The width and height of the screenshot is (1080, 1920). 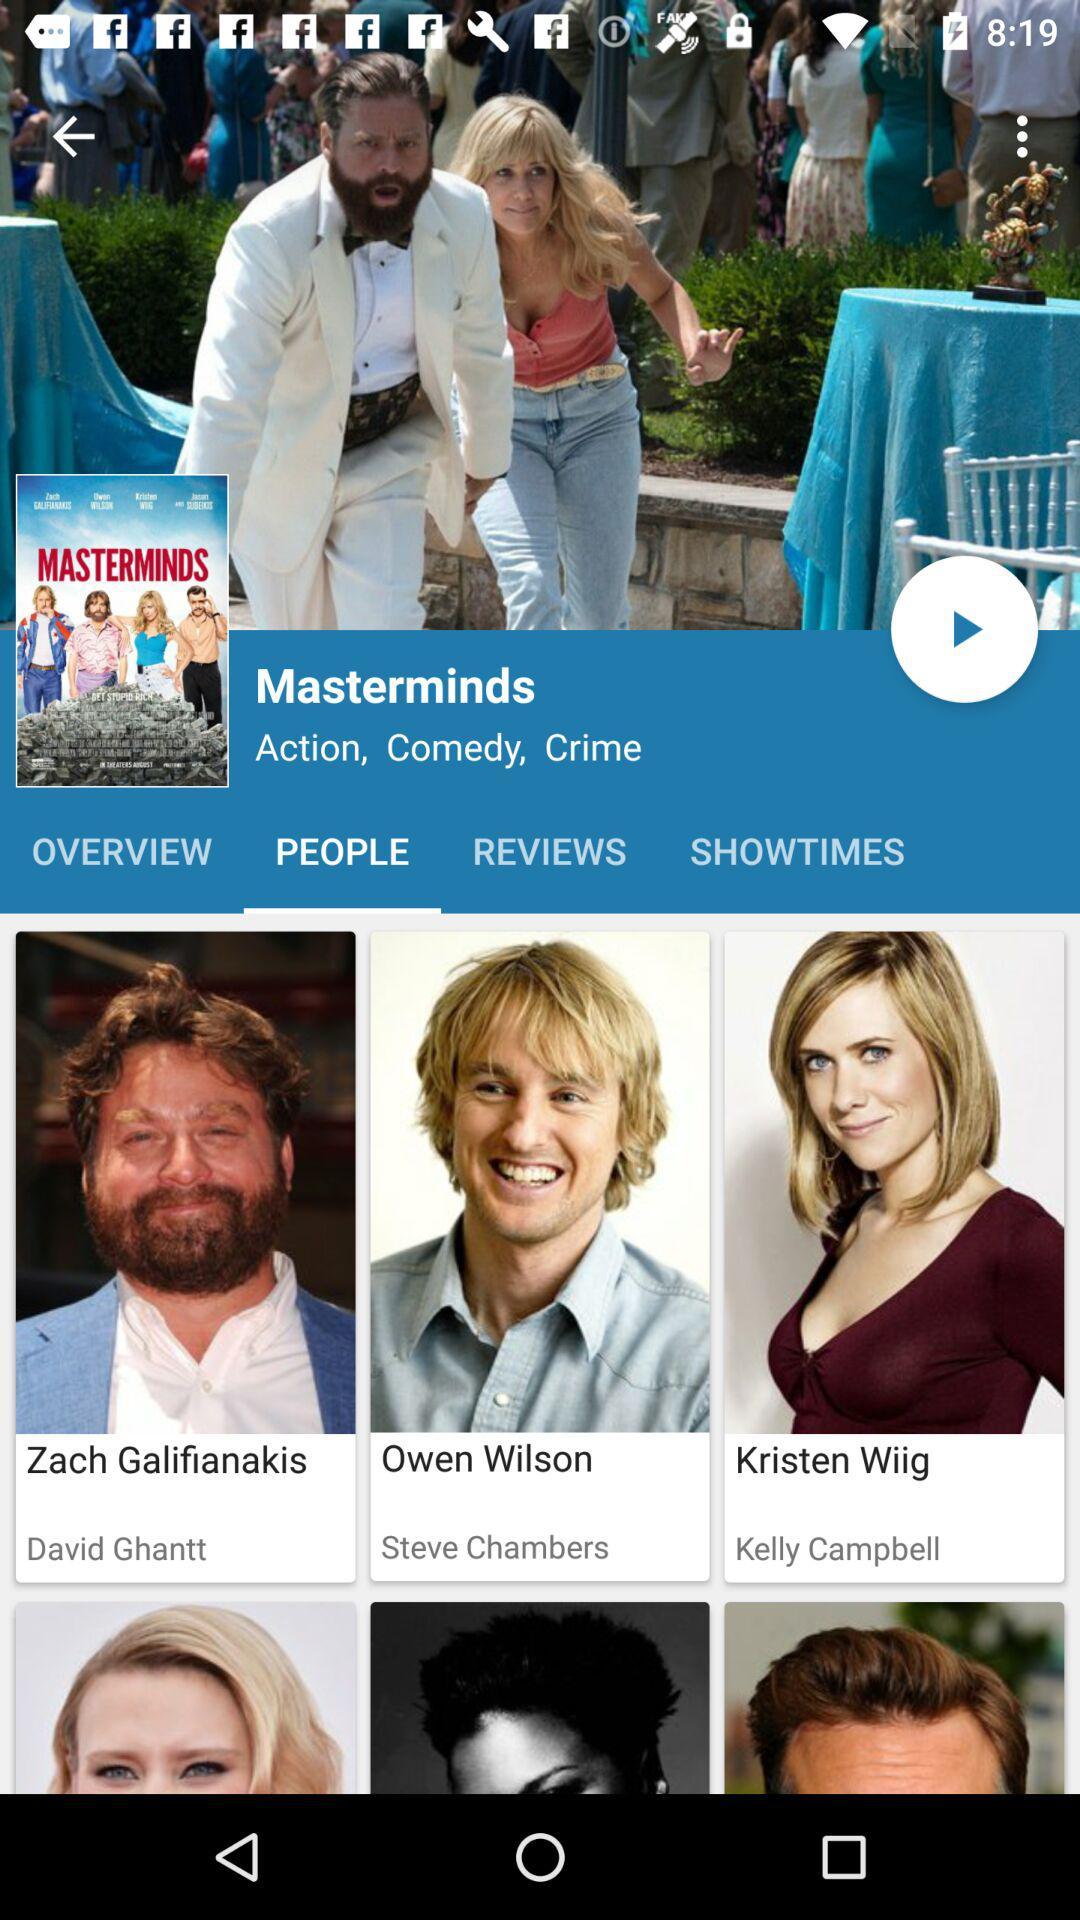 What do you see at coordinates (963, 628) in the screenshot?
I see `play` at bounding box center [963, 628].